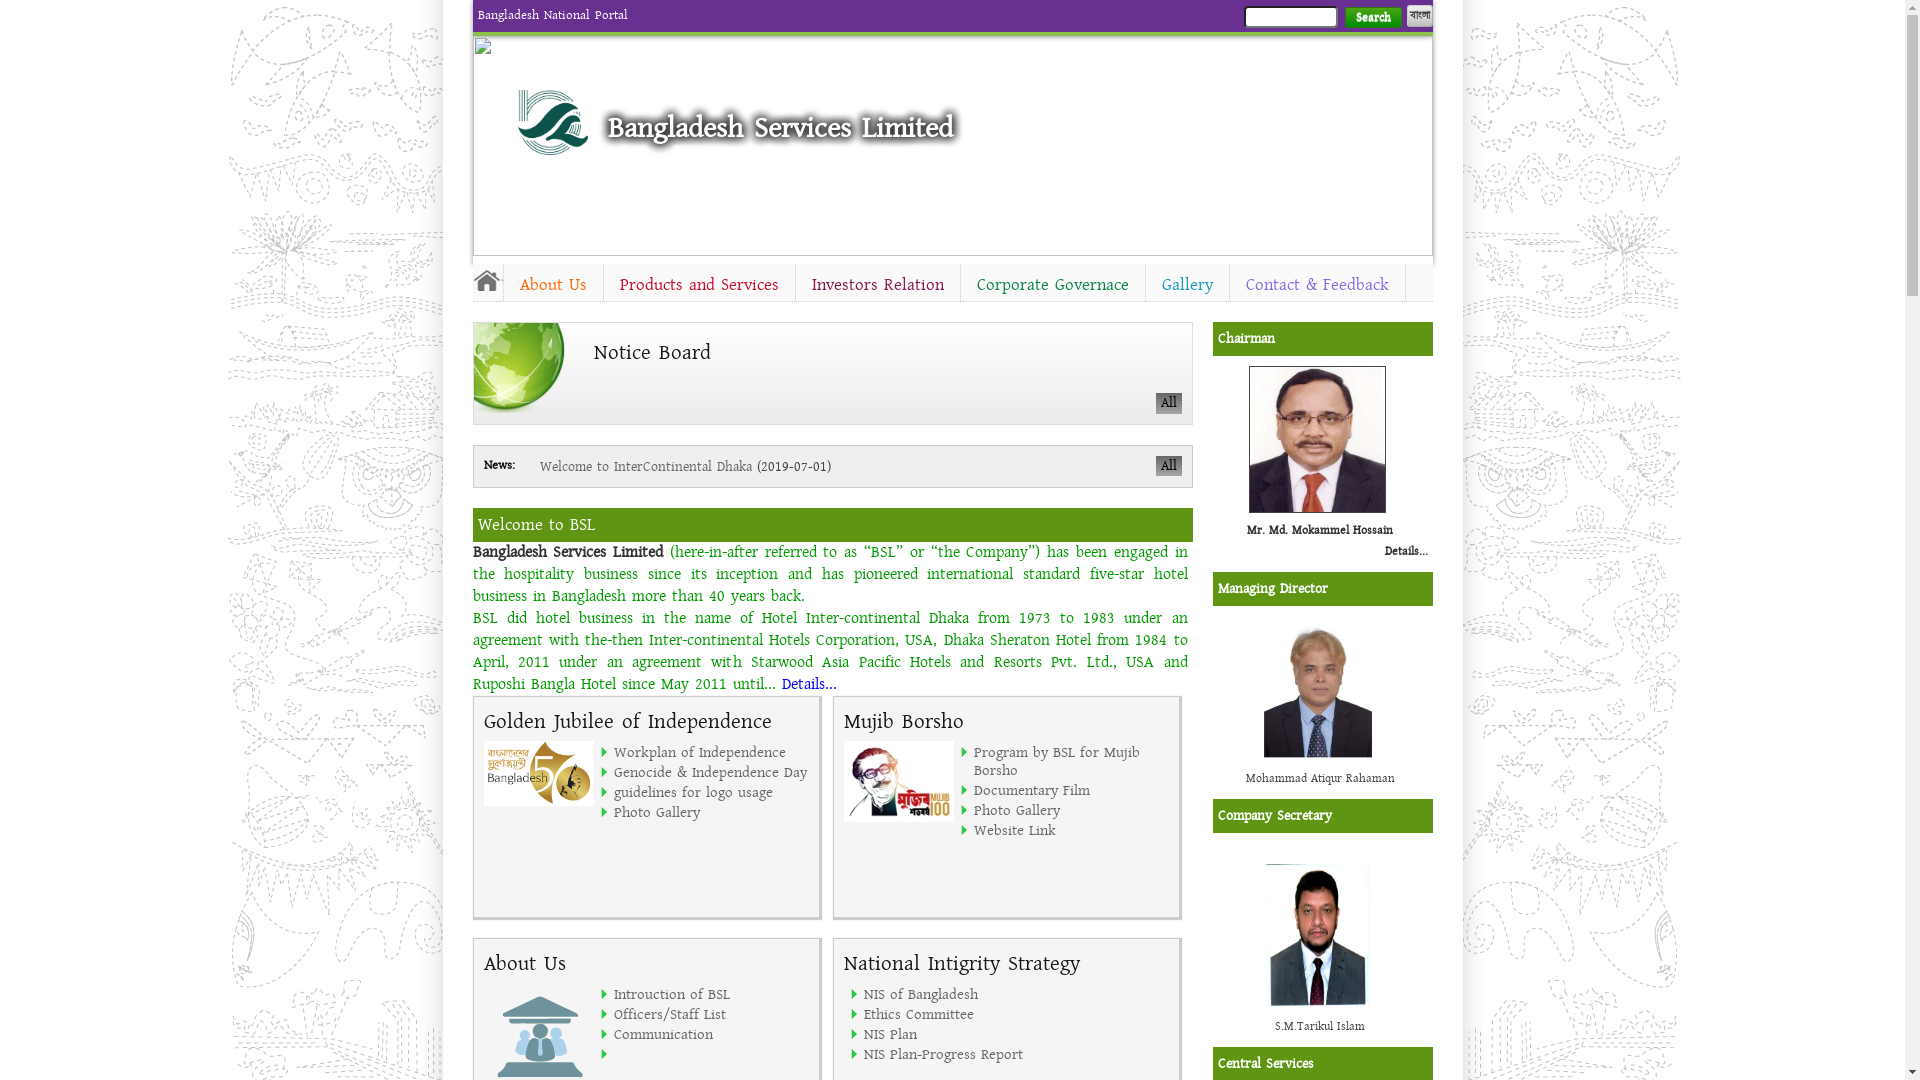  Describe the element at coordinates (553, 285) in the screenshot. I see `'About Us'` at that location.